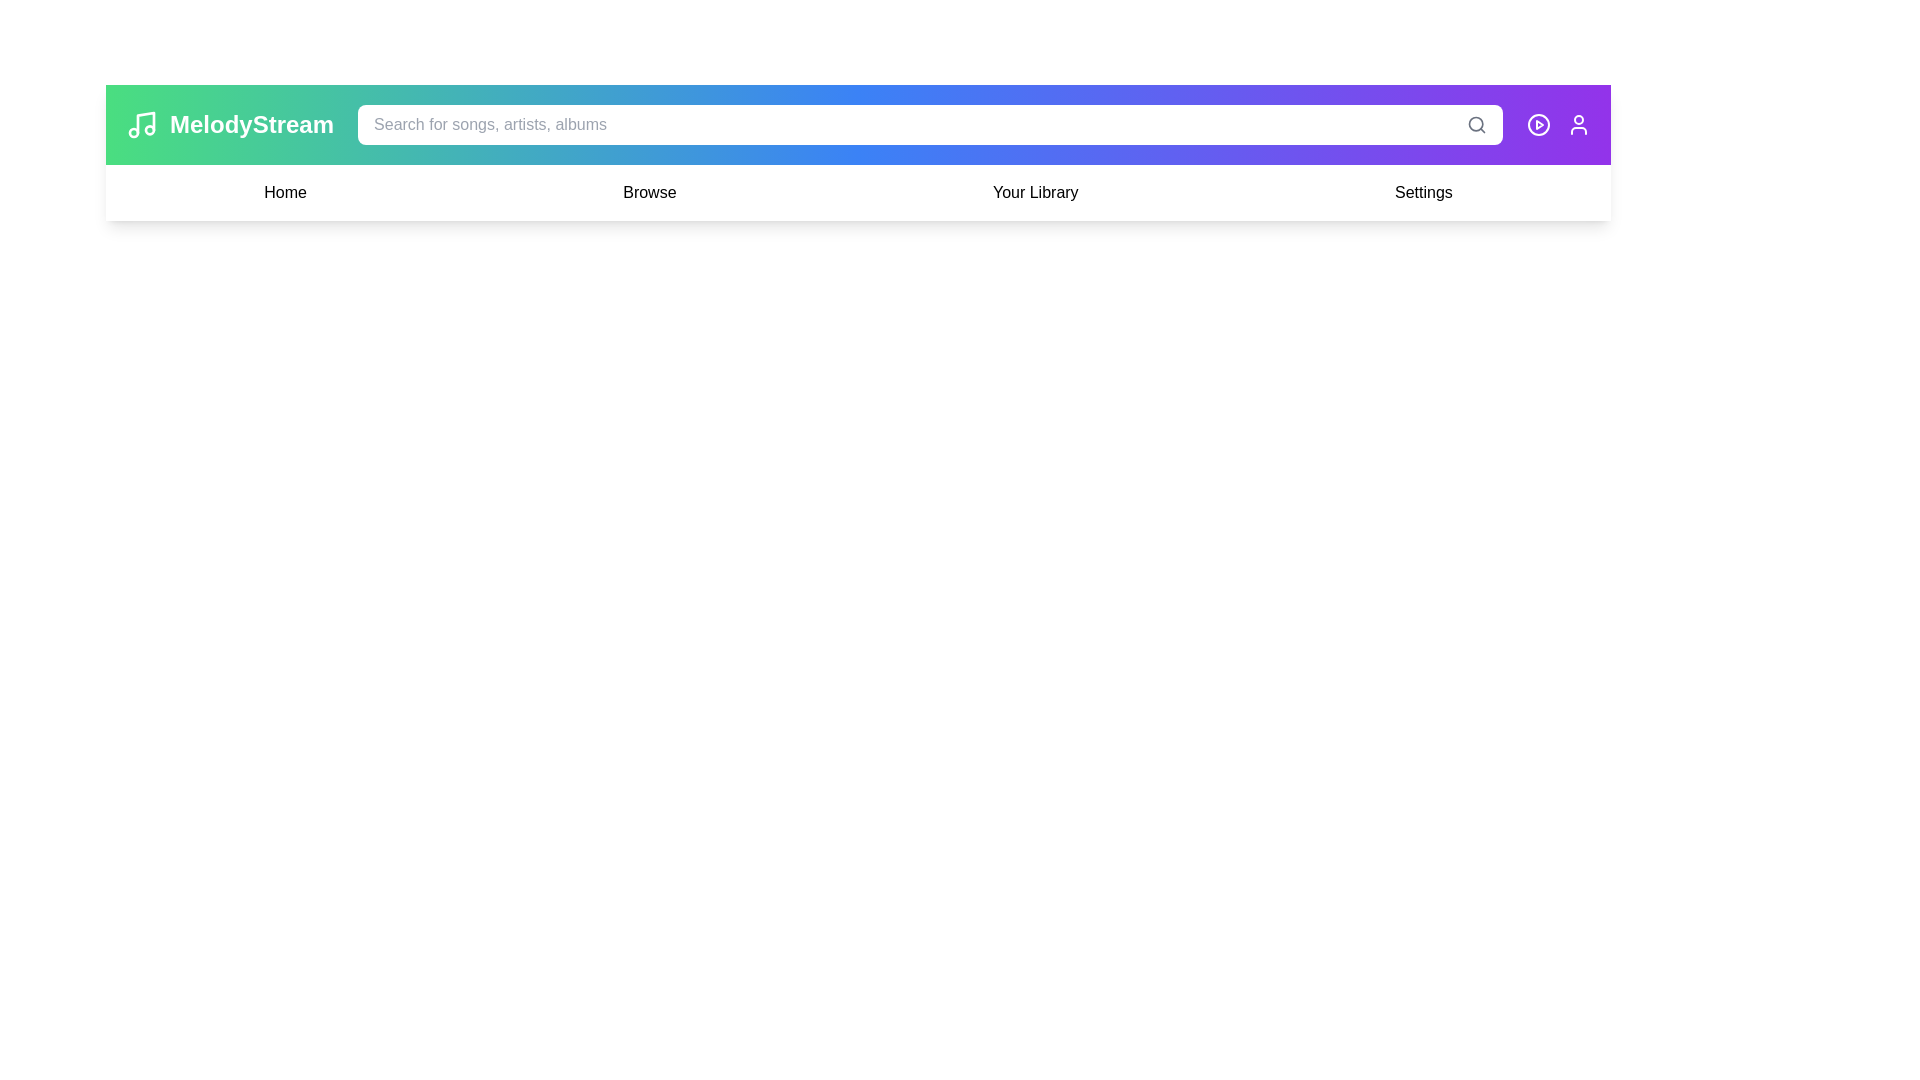  What do you see at coordinates (1423, 192) in the screenshot?
I see `the menu item Settings from the navigation bar` at bounding box center [1423, 192].